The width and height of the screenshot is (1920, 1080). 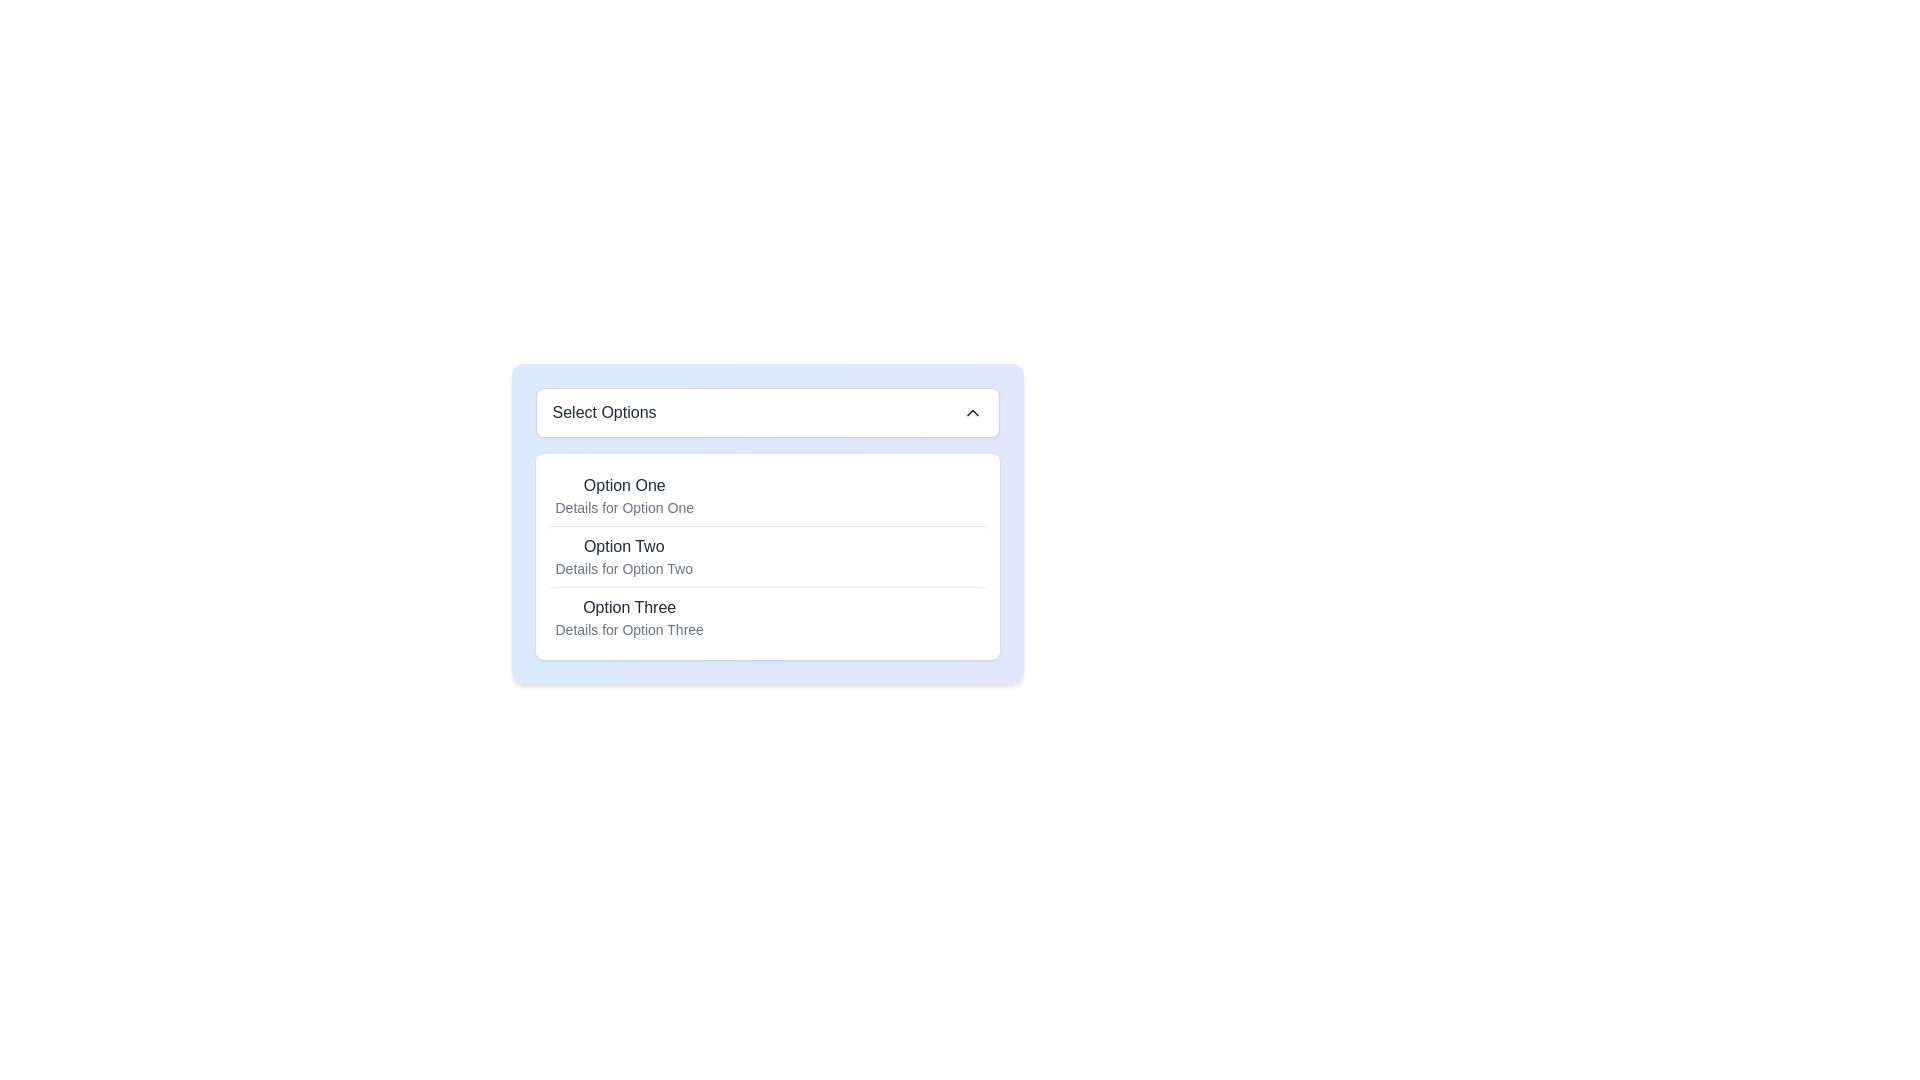 I want to click on to select the List item element labeled 'Option Two' which contains a bold black title and a smaller gray description, positioned as the second item in the 'Select Options' dropdown list, so click(x=766, y=556).